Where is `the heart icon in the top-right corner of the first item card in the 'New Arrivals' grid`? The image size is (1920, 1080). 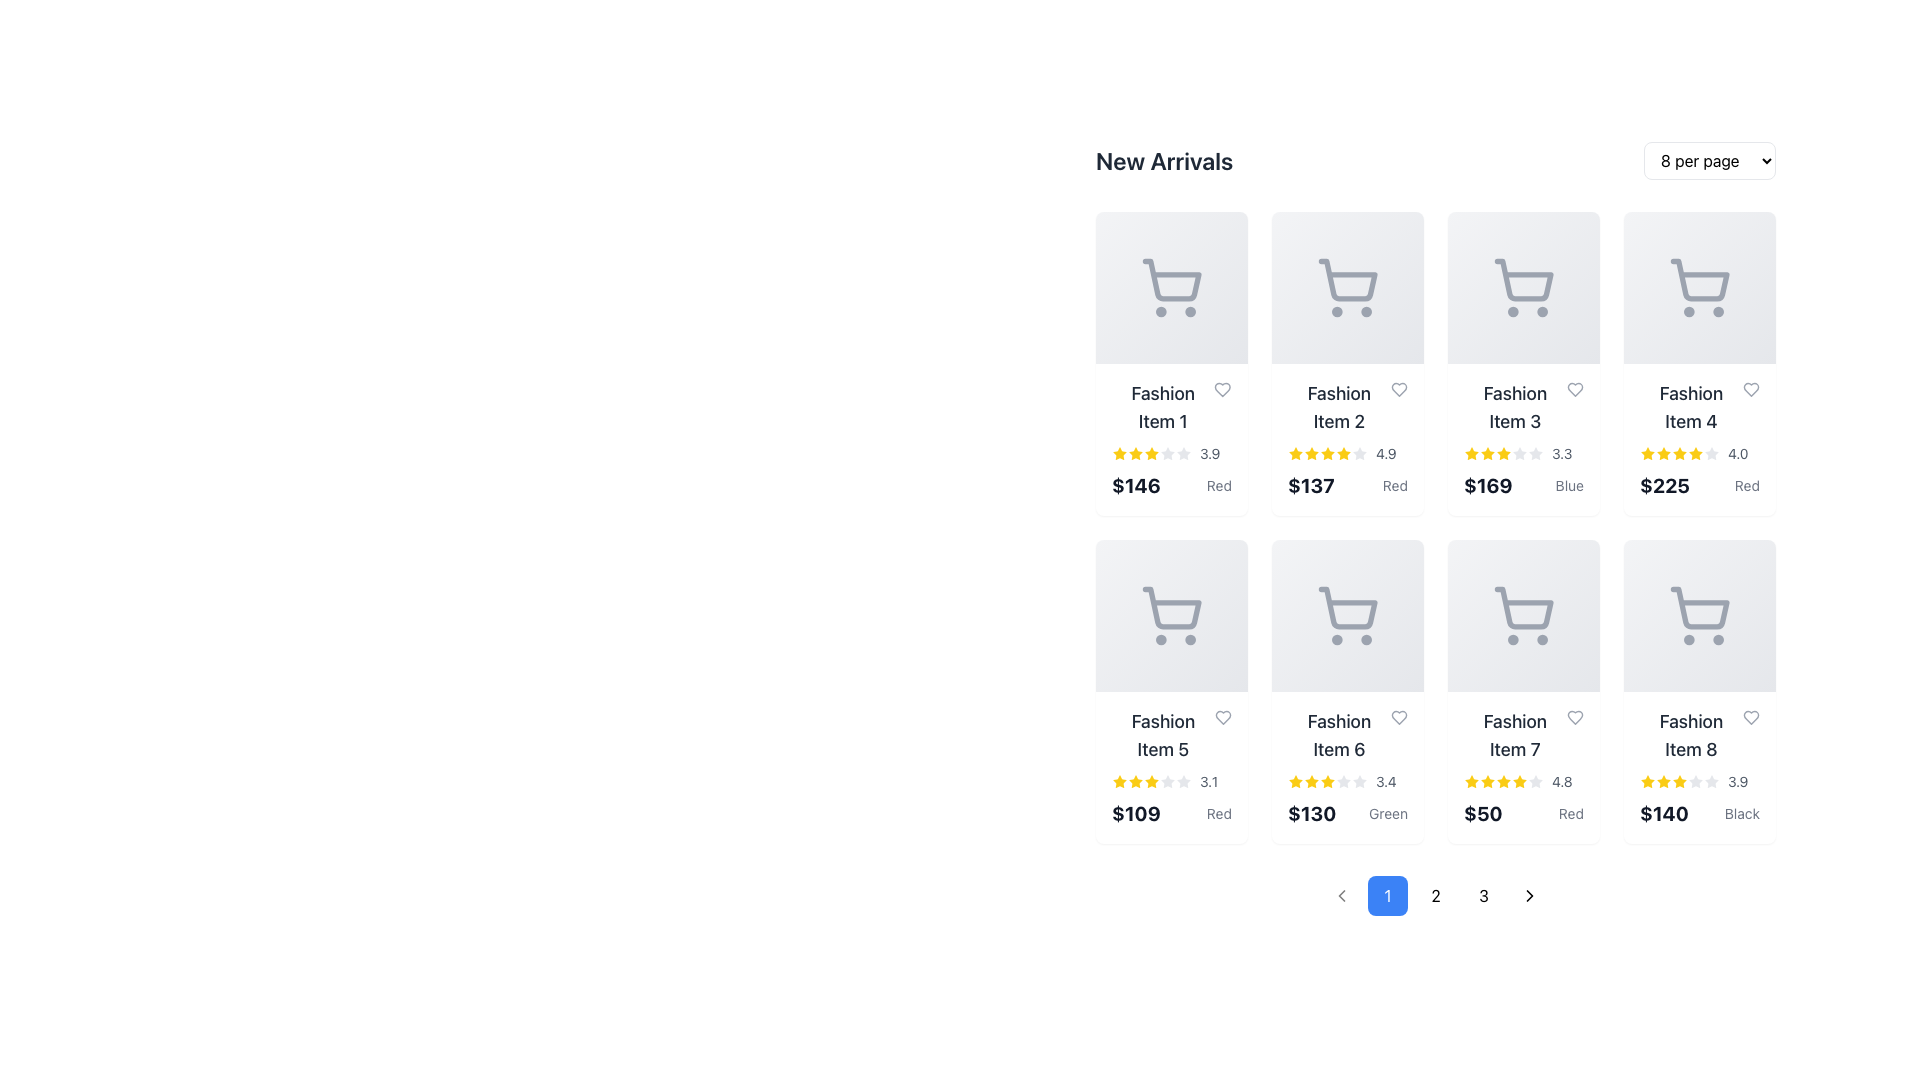 the heart icon in the top-right corner of the first item card in the 'New Arrivals' grid is located at coordinates (1222, 389).